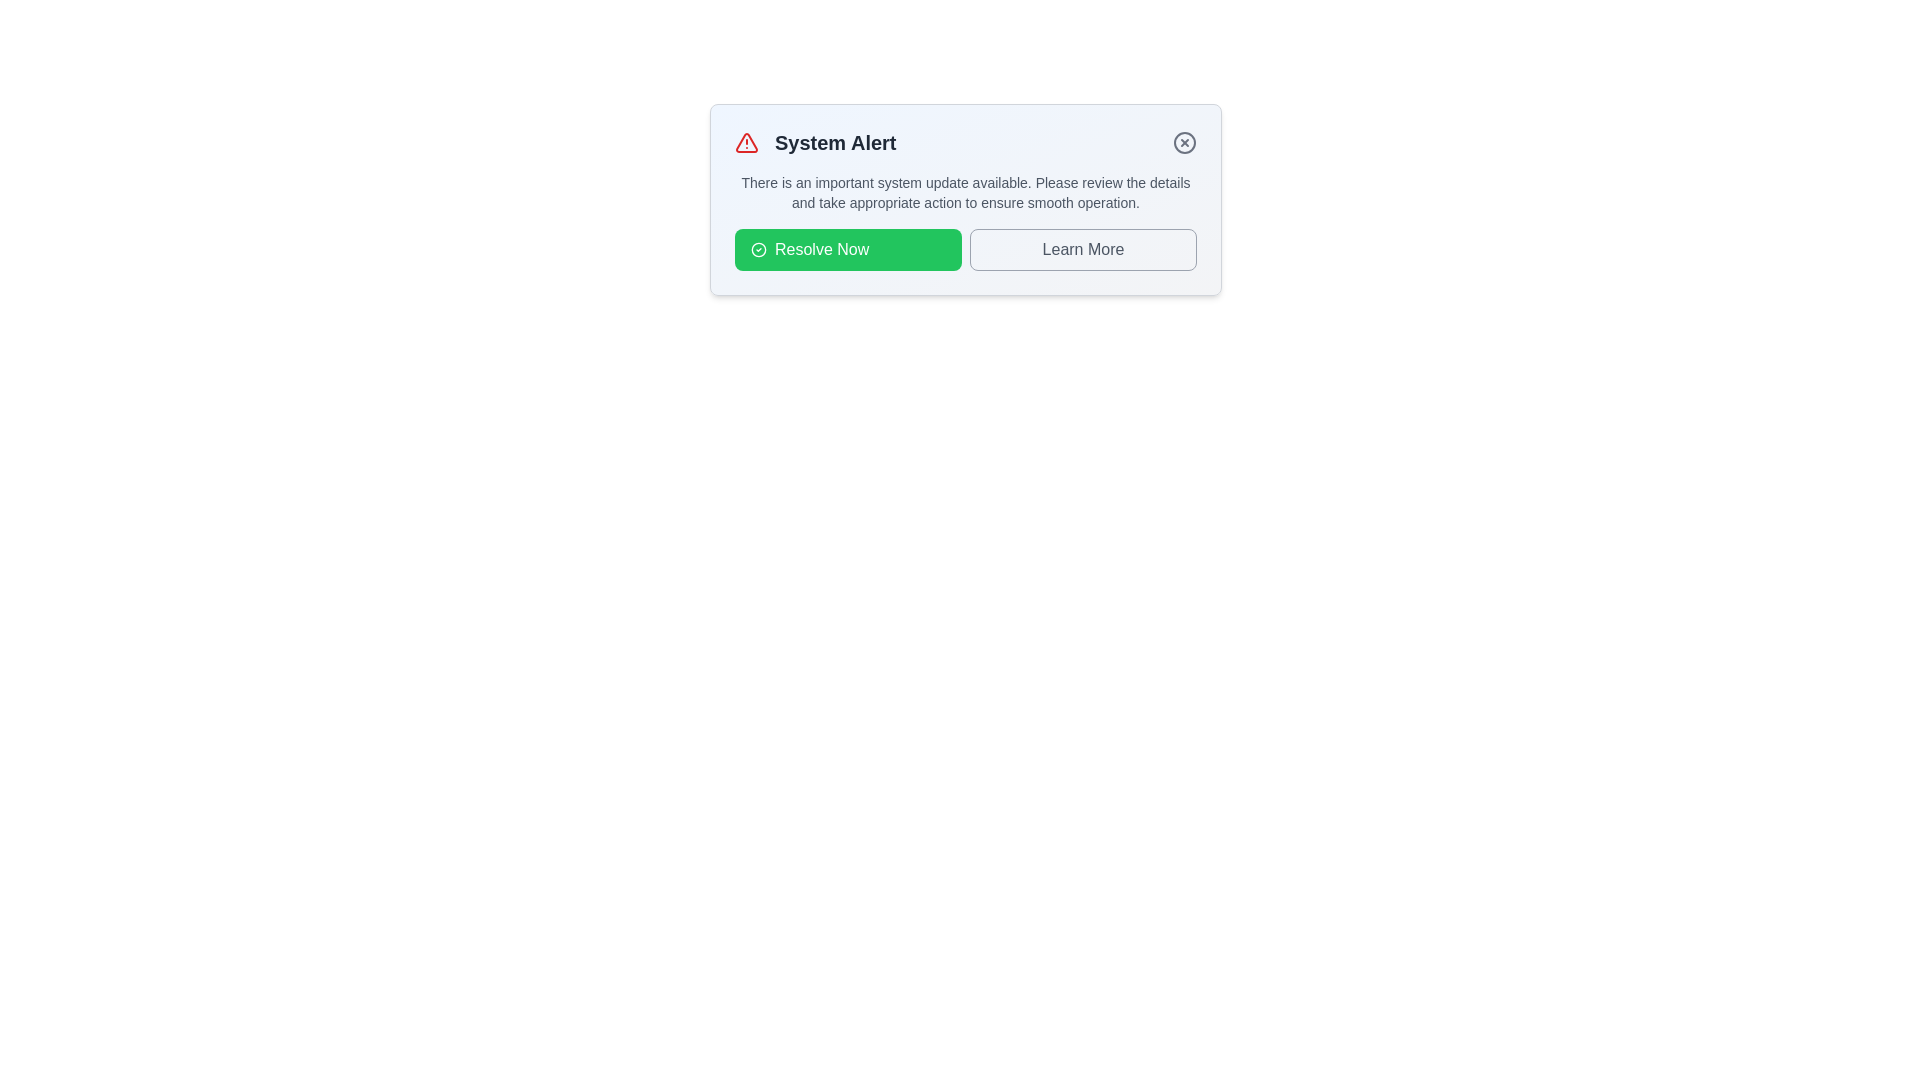 This screenshot has height=1080, width=1920. I want to click on the 'Resolve Now' button to address the alert, so click(848, 249).